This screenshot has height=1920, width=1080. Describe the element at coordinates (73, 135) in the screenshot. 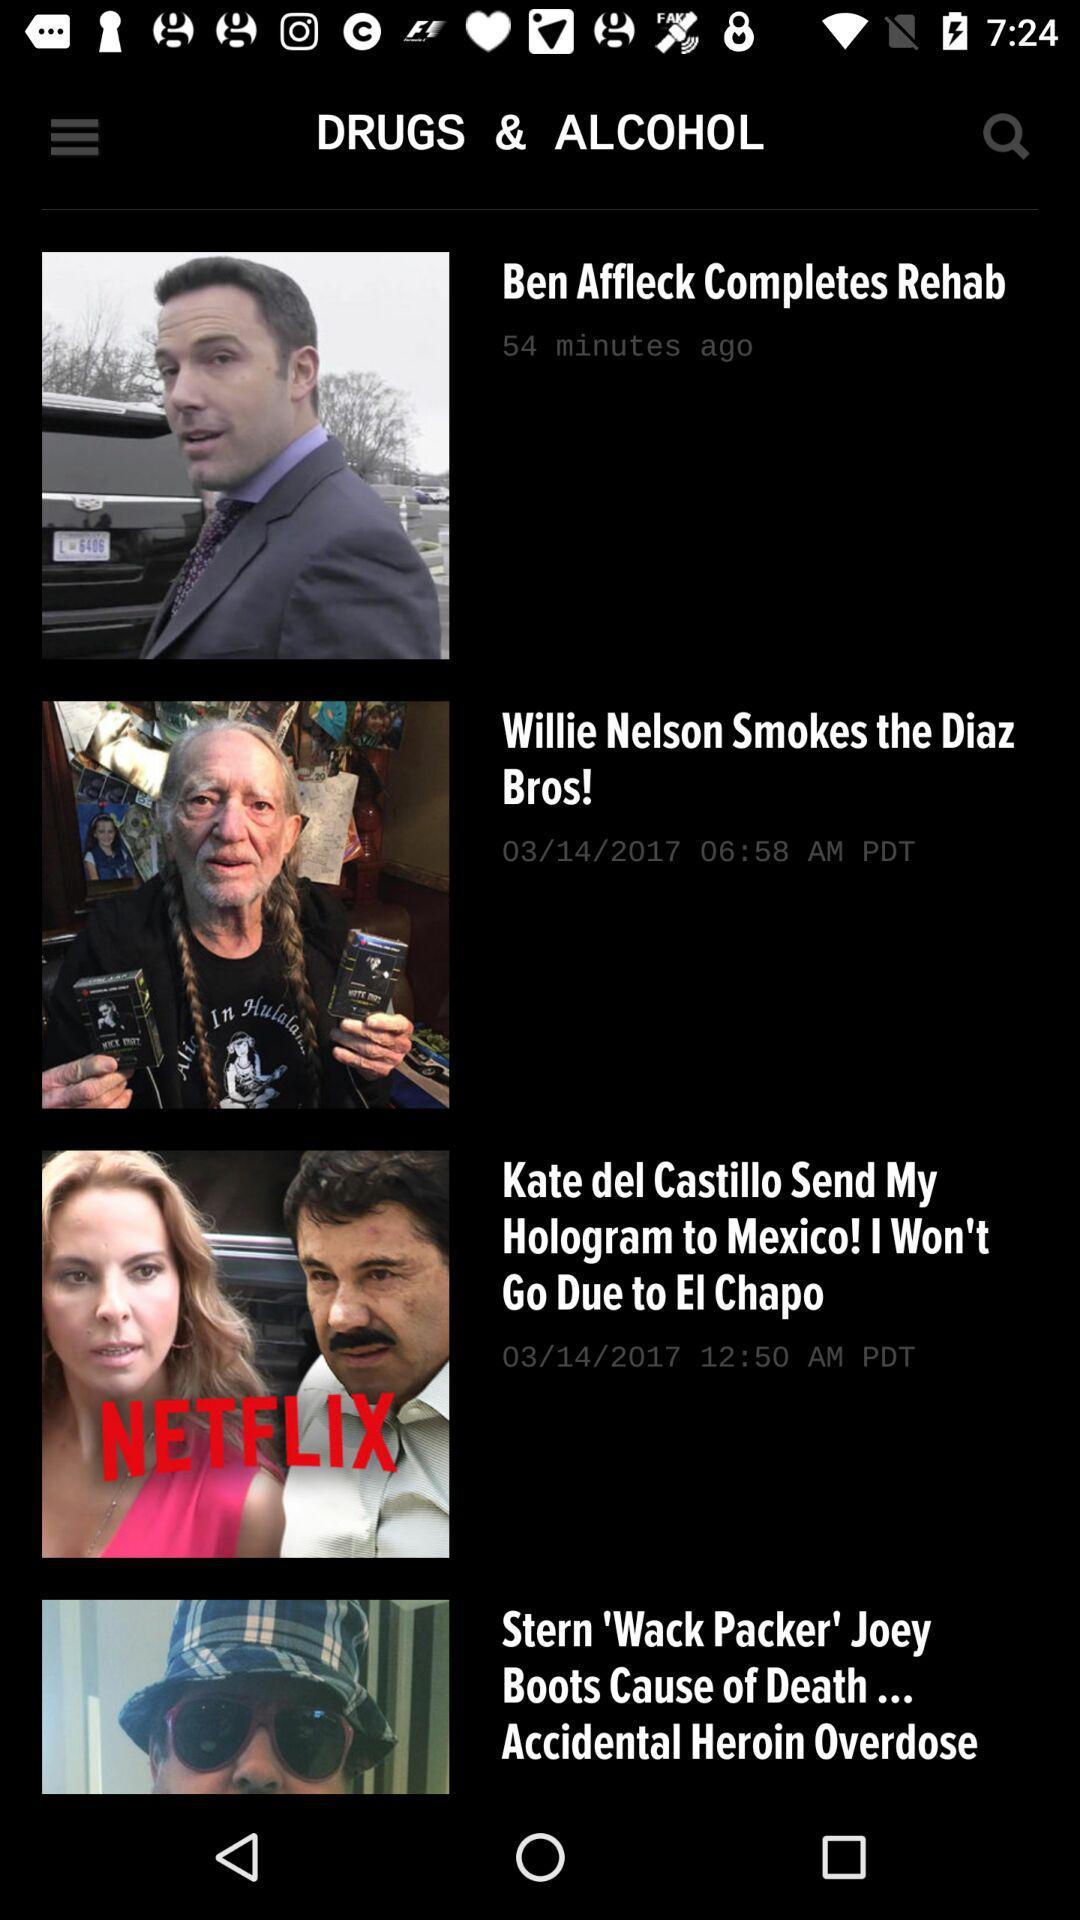

I see `the menu icon` at that location.